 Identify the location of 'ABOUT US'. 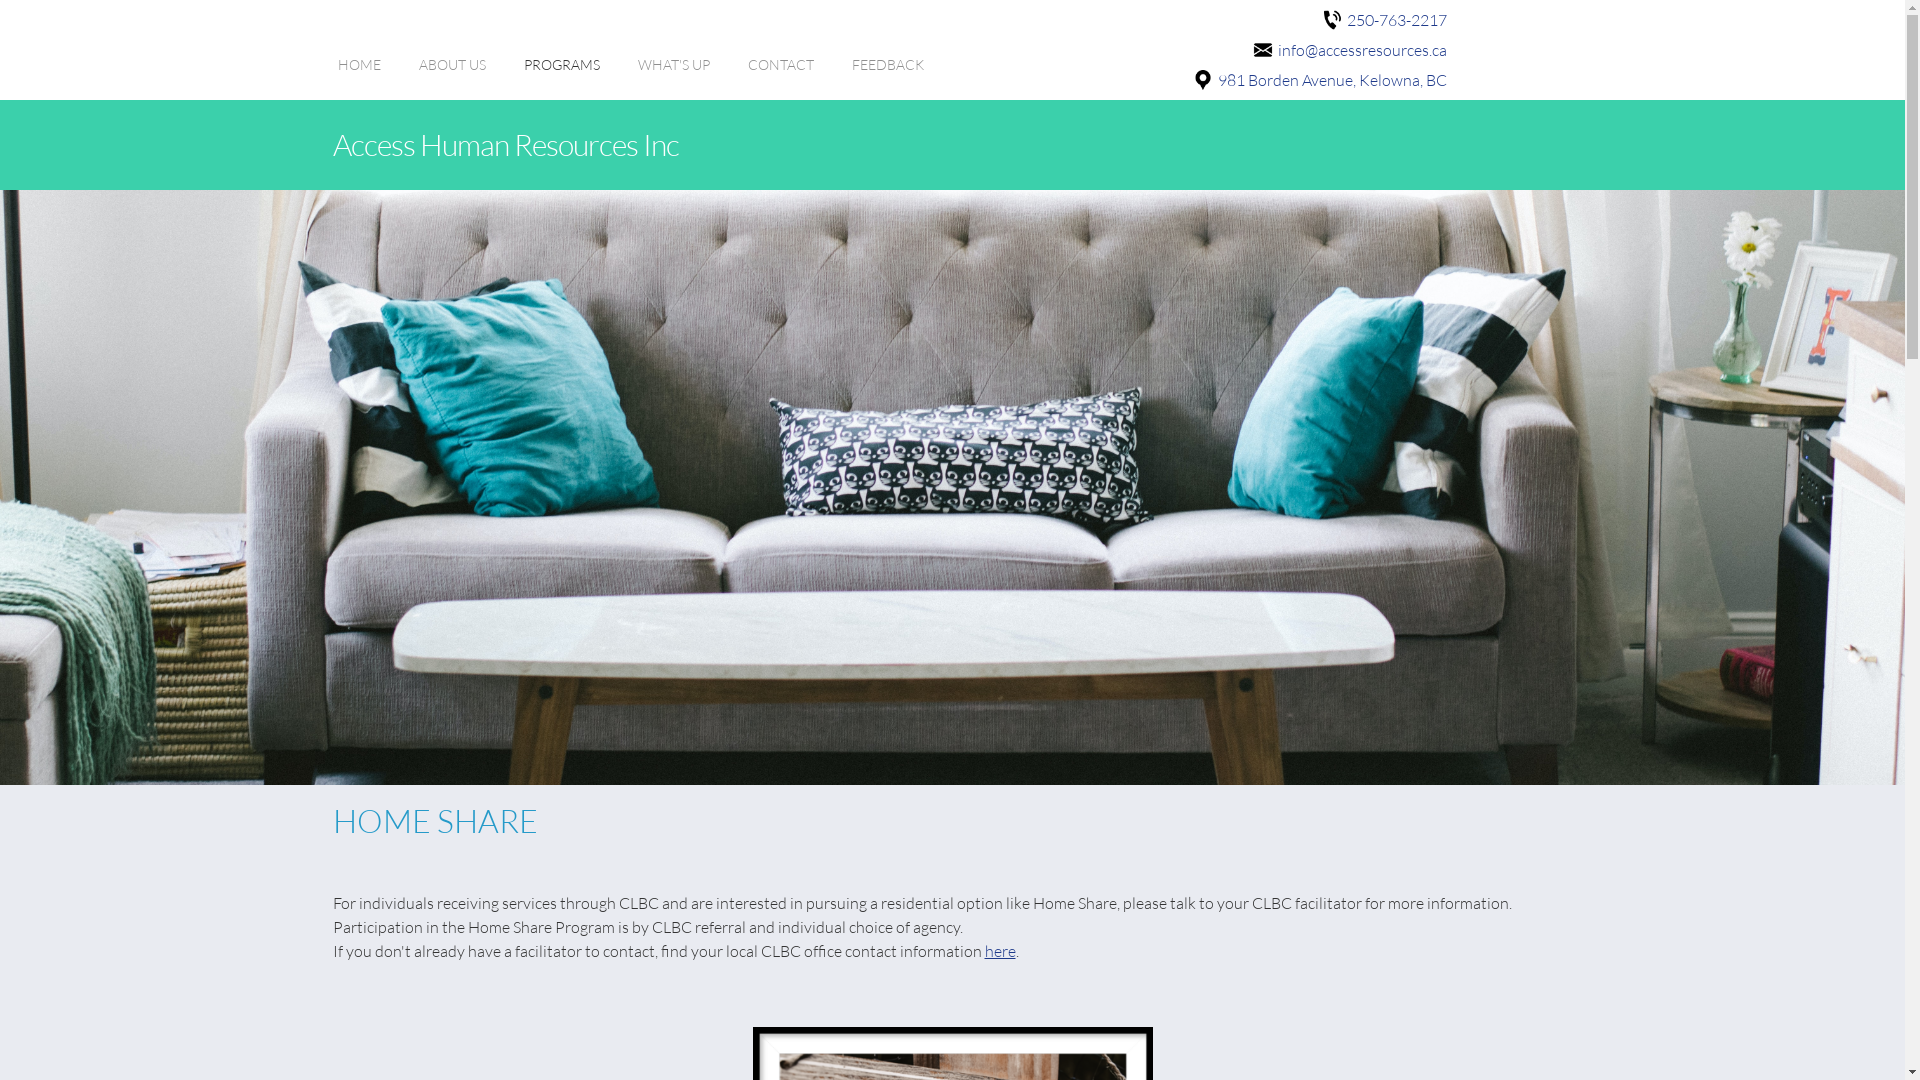
(416, 73).